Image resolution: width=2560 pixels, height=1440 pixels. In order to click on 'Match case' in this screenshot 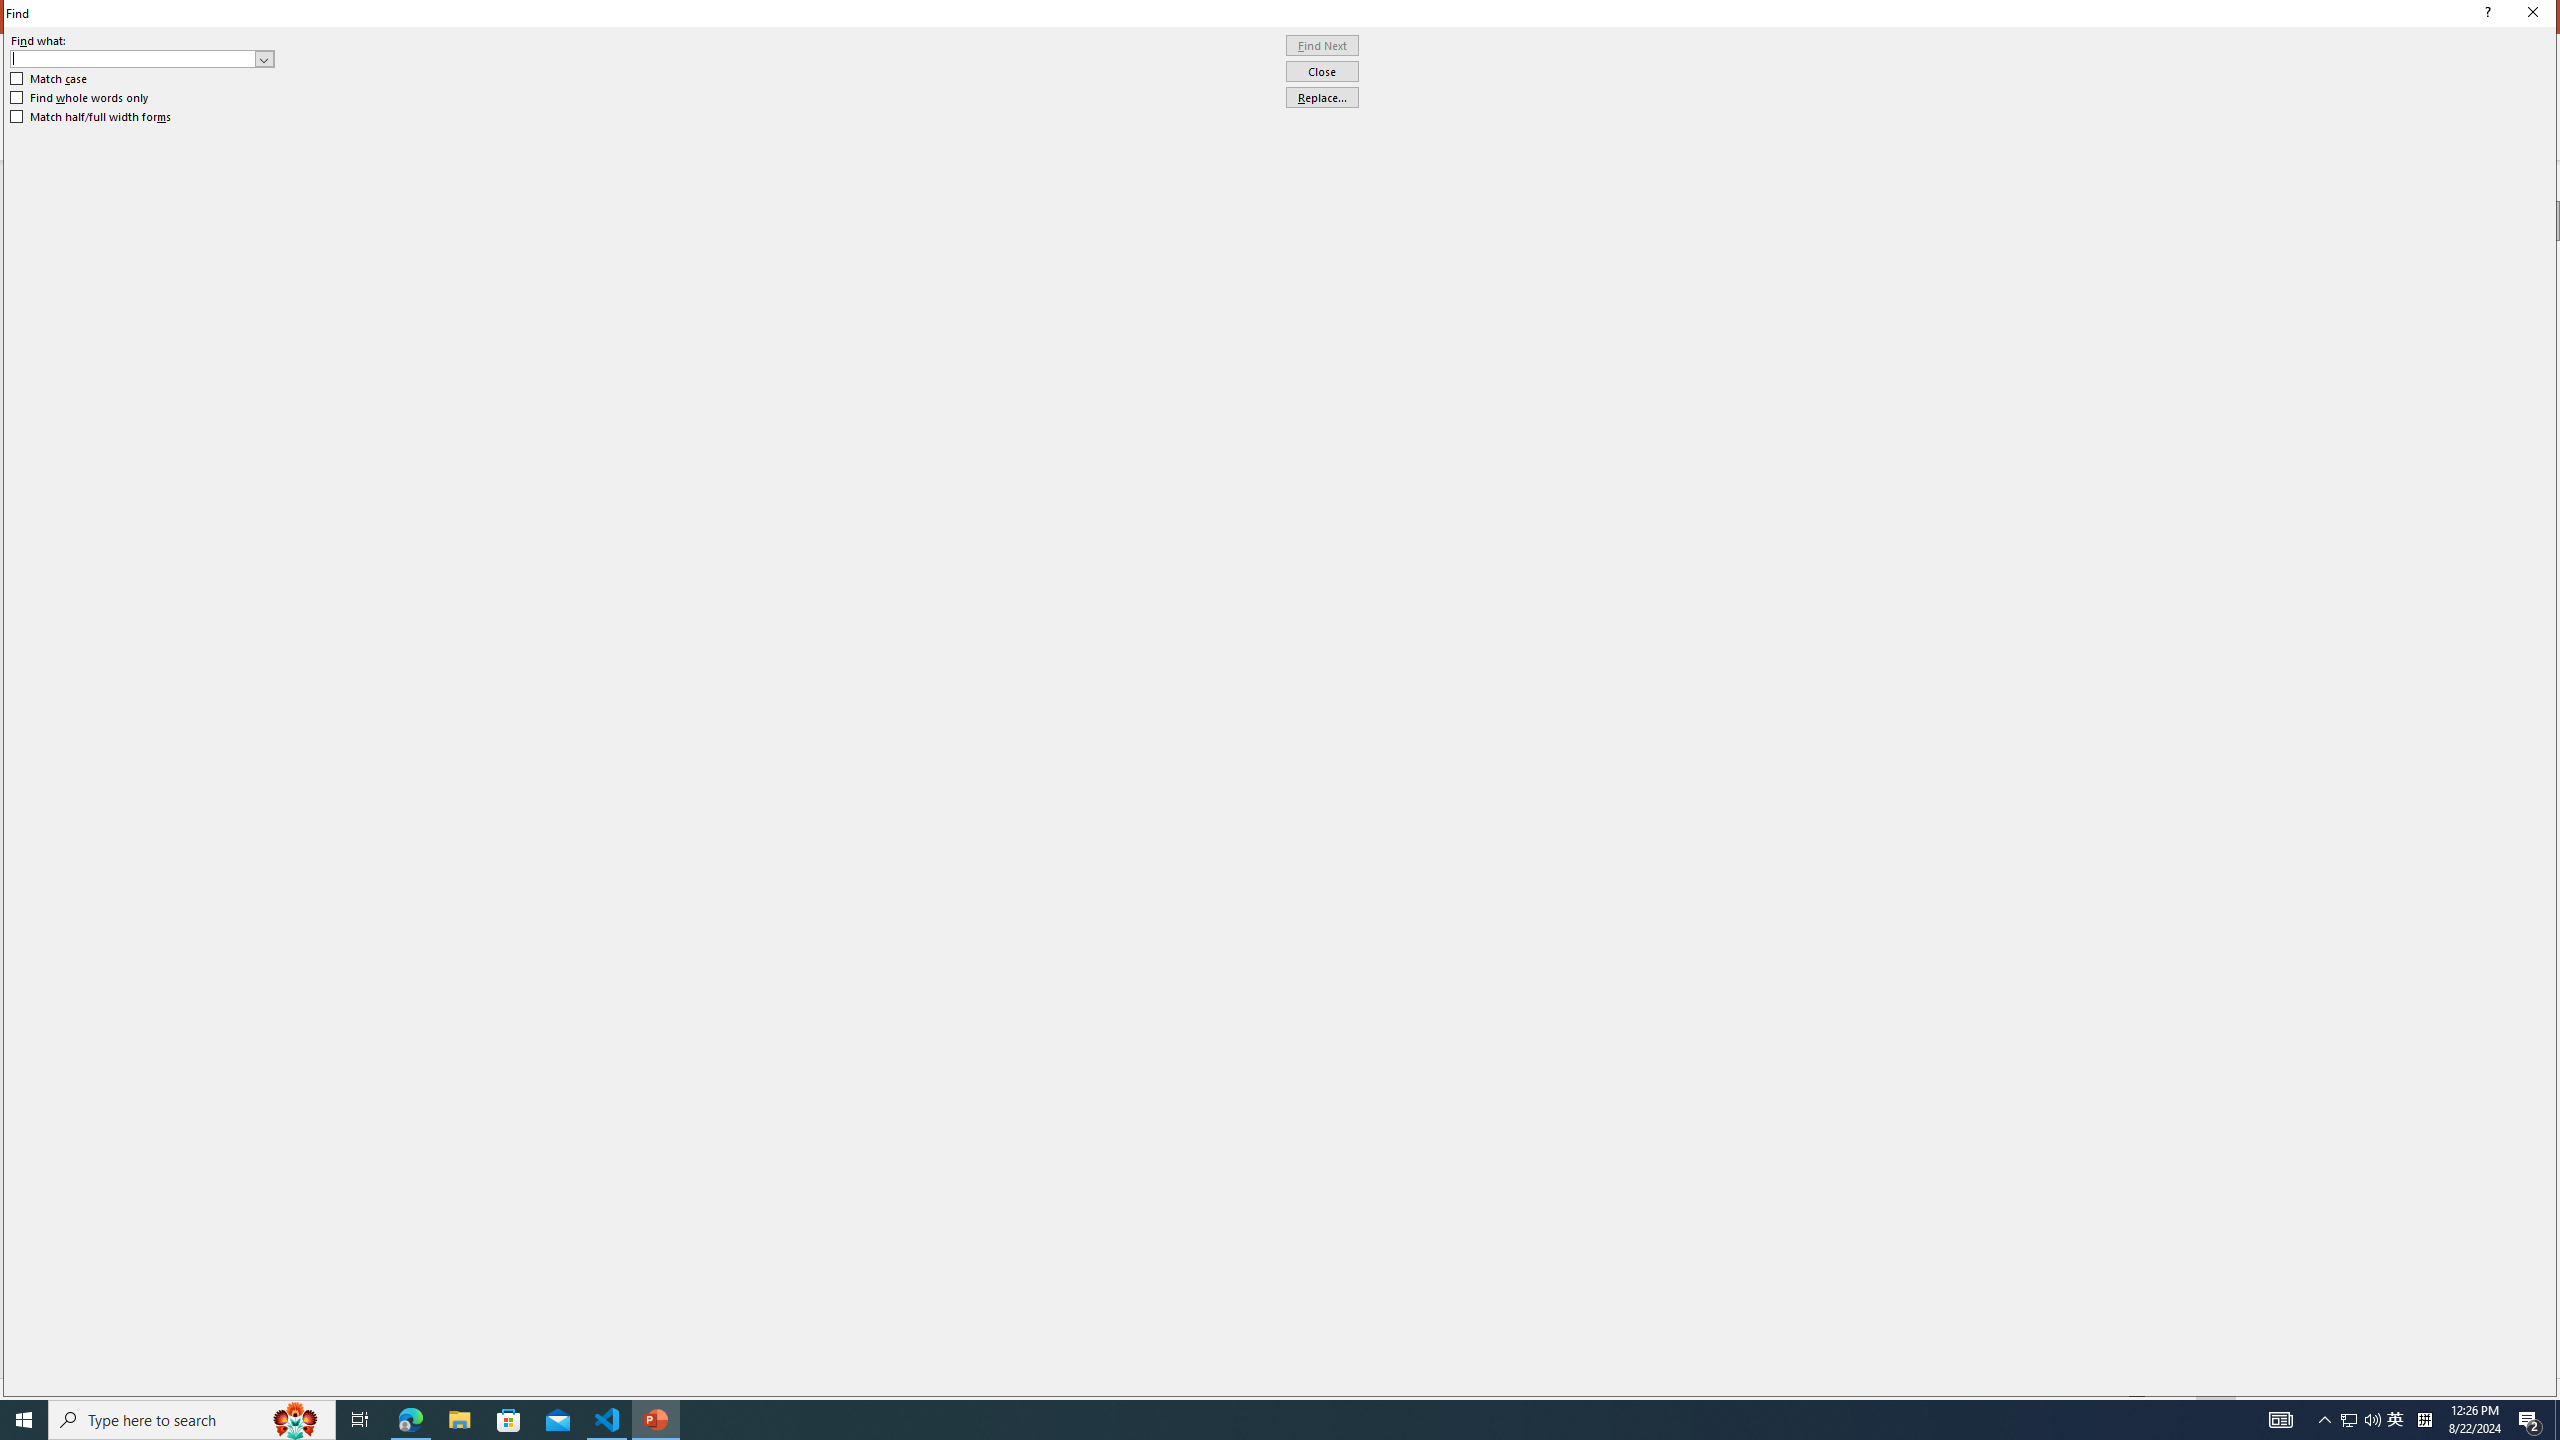, I will do `click(48, 77)`.